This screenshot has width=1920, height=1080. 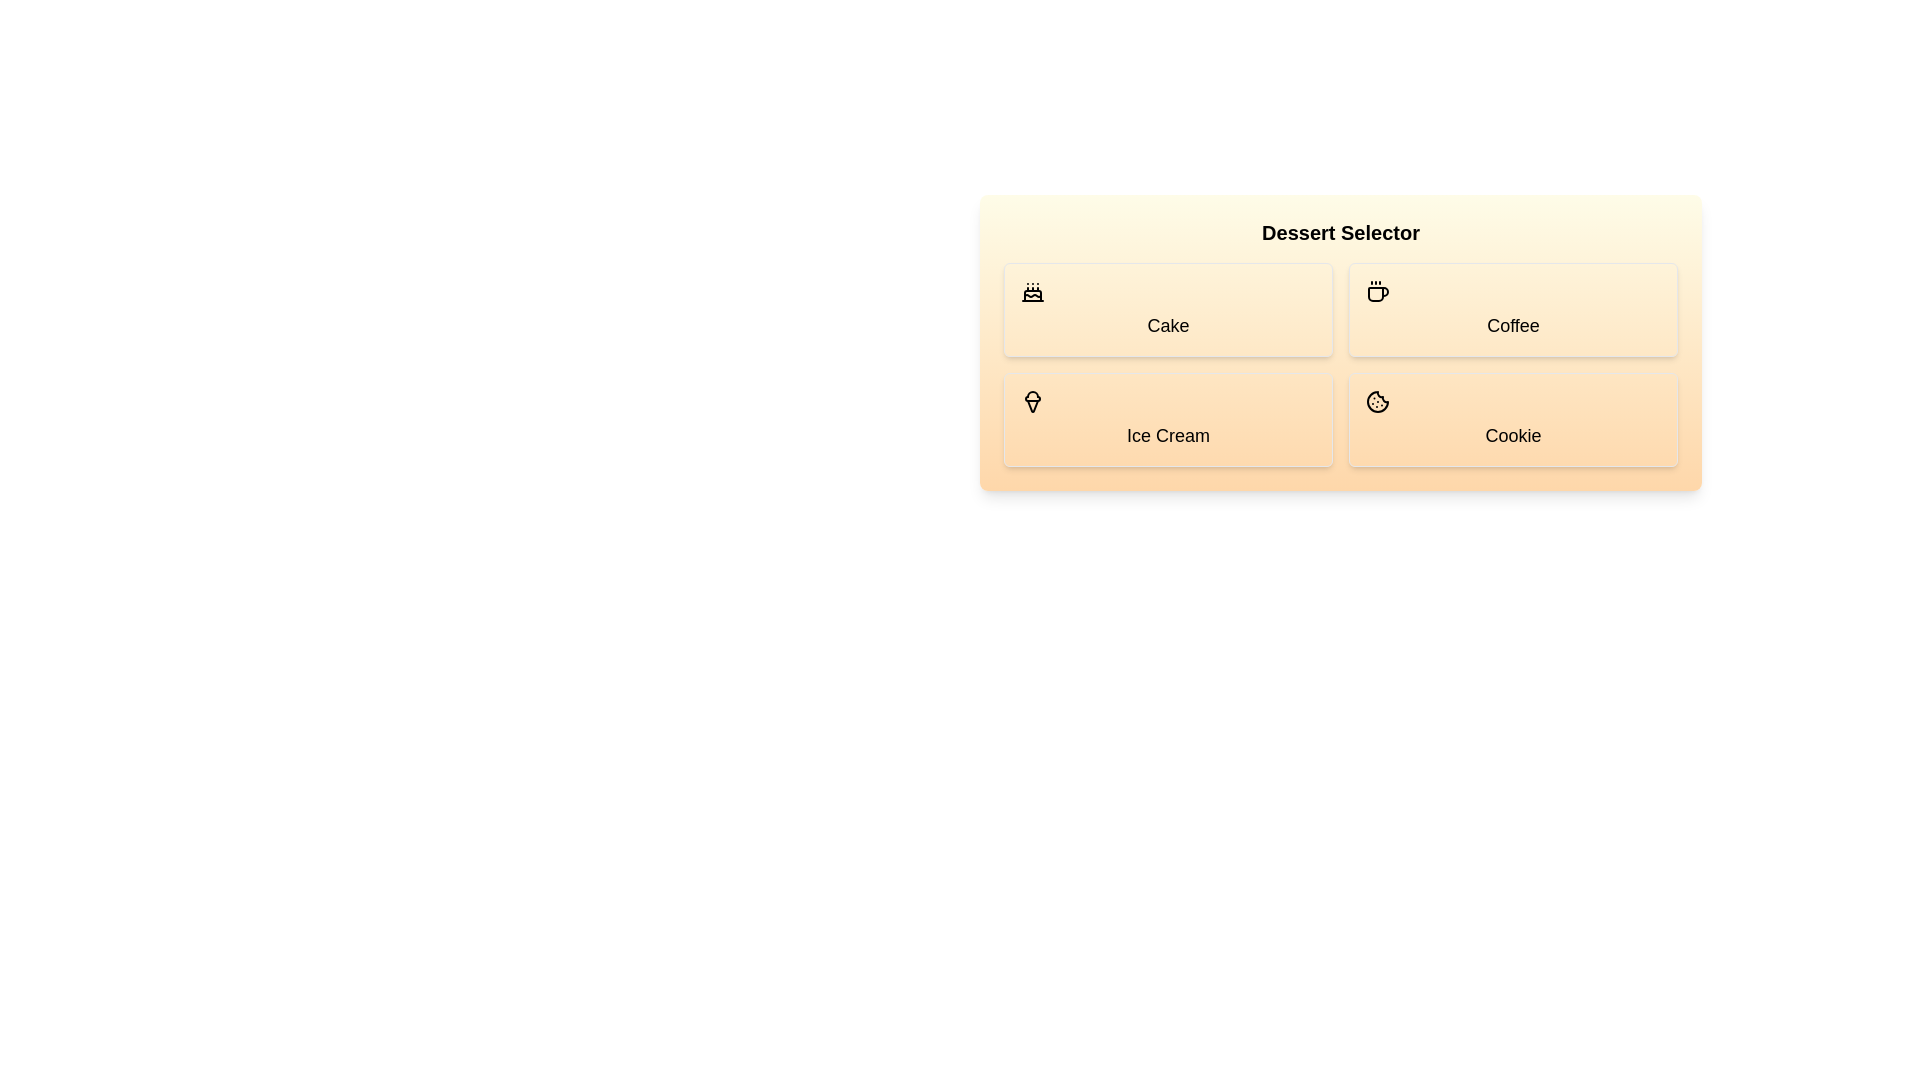 What do you see at coordinates (1513, 309) in the screenshot?
I see `the dessert Coffee by clicking its button` at bounding box center [1513, 309].